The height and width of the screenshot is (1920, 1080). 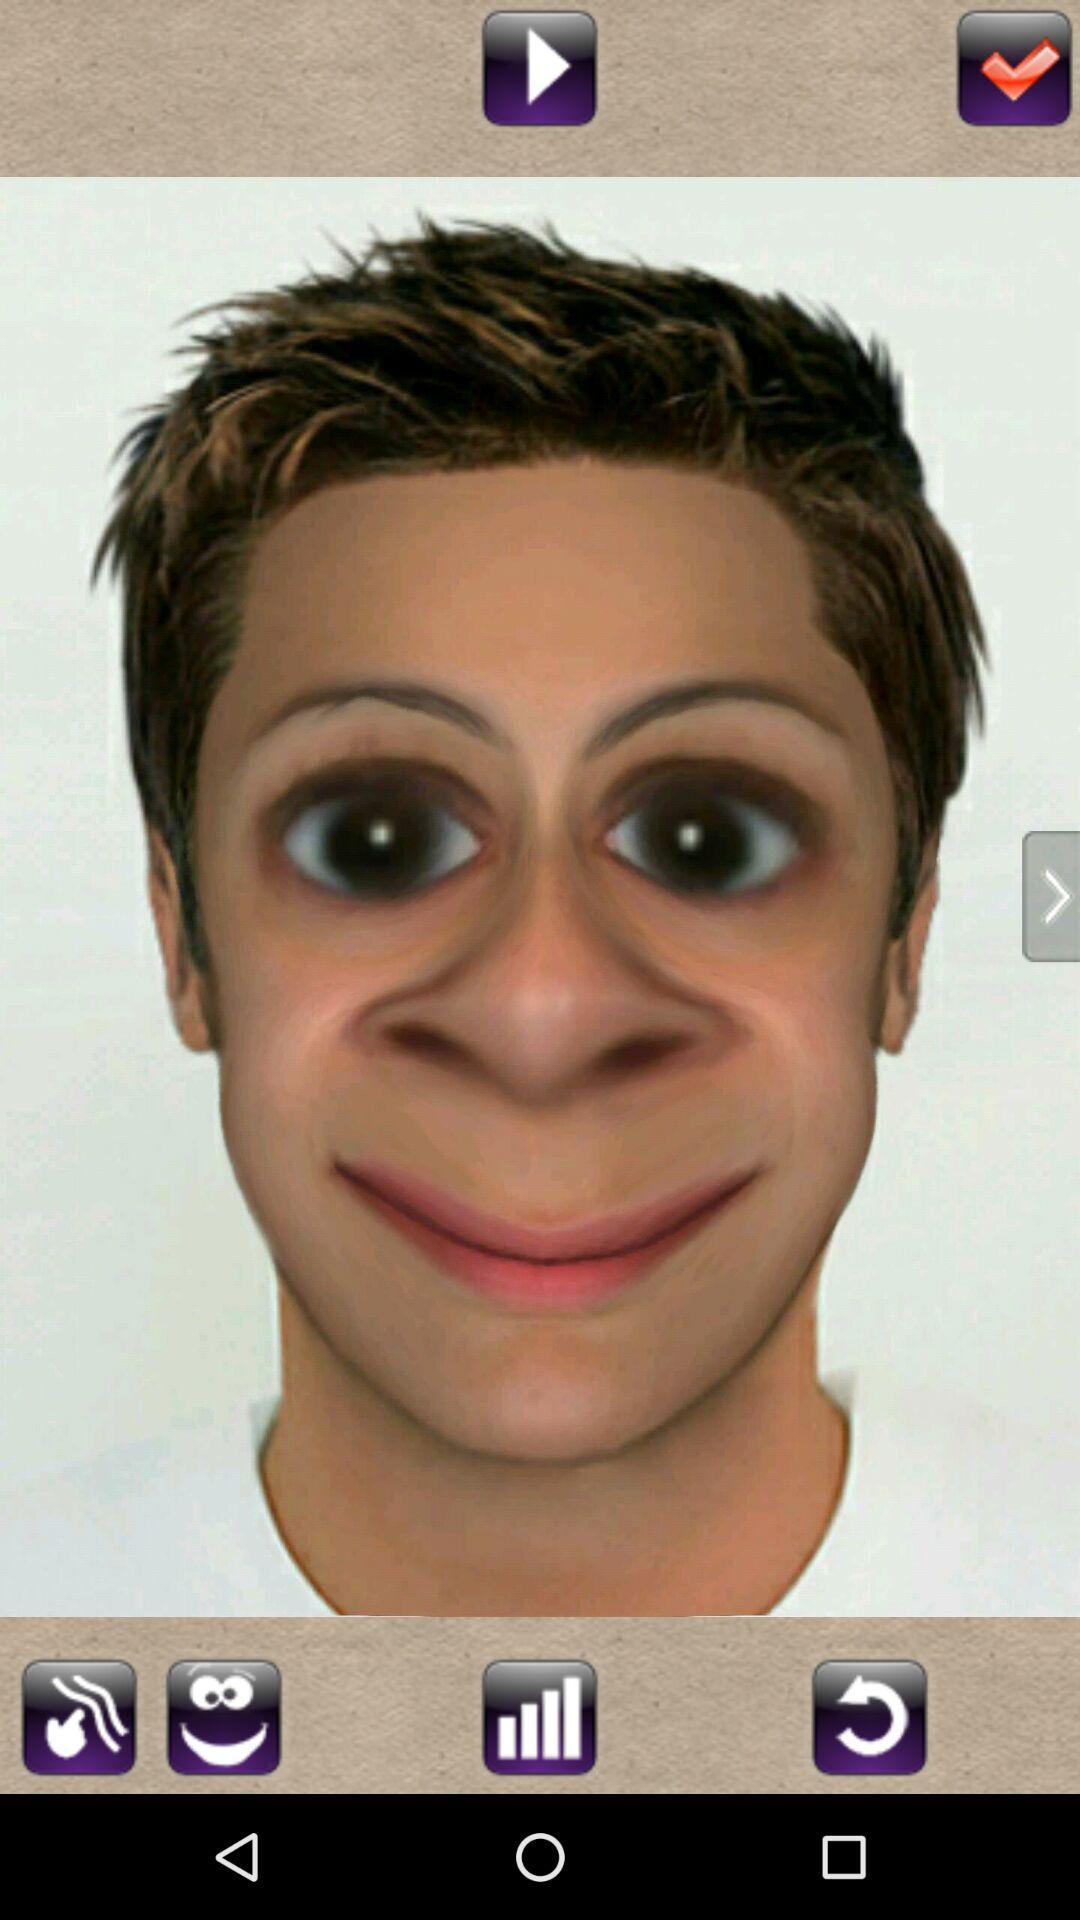 I want to click on graph, so click(x=538, y=1713).